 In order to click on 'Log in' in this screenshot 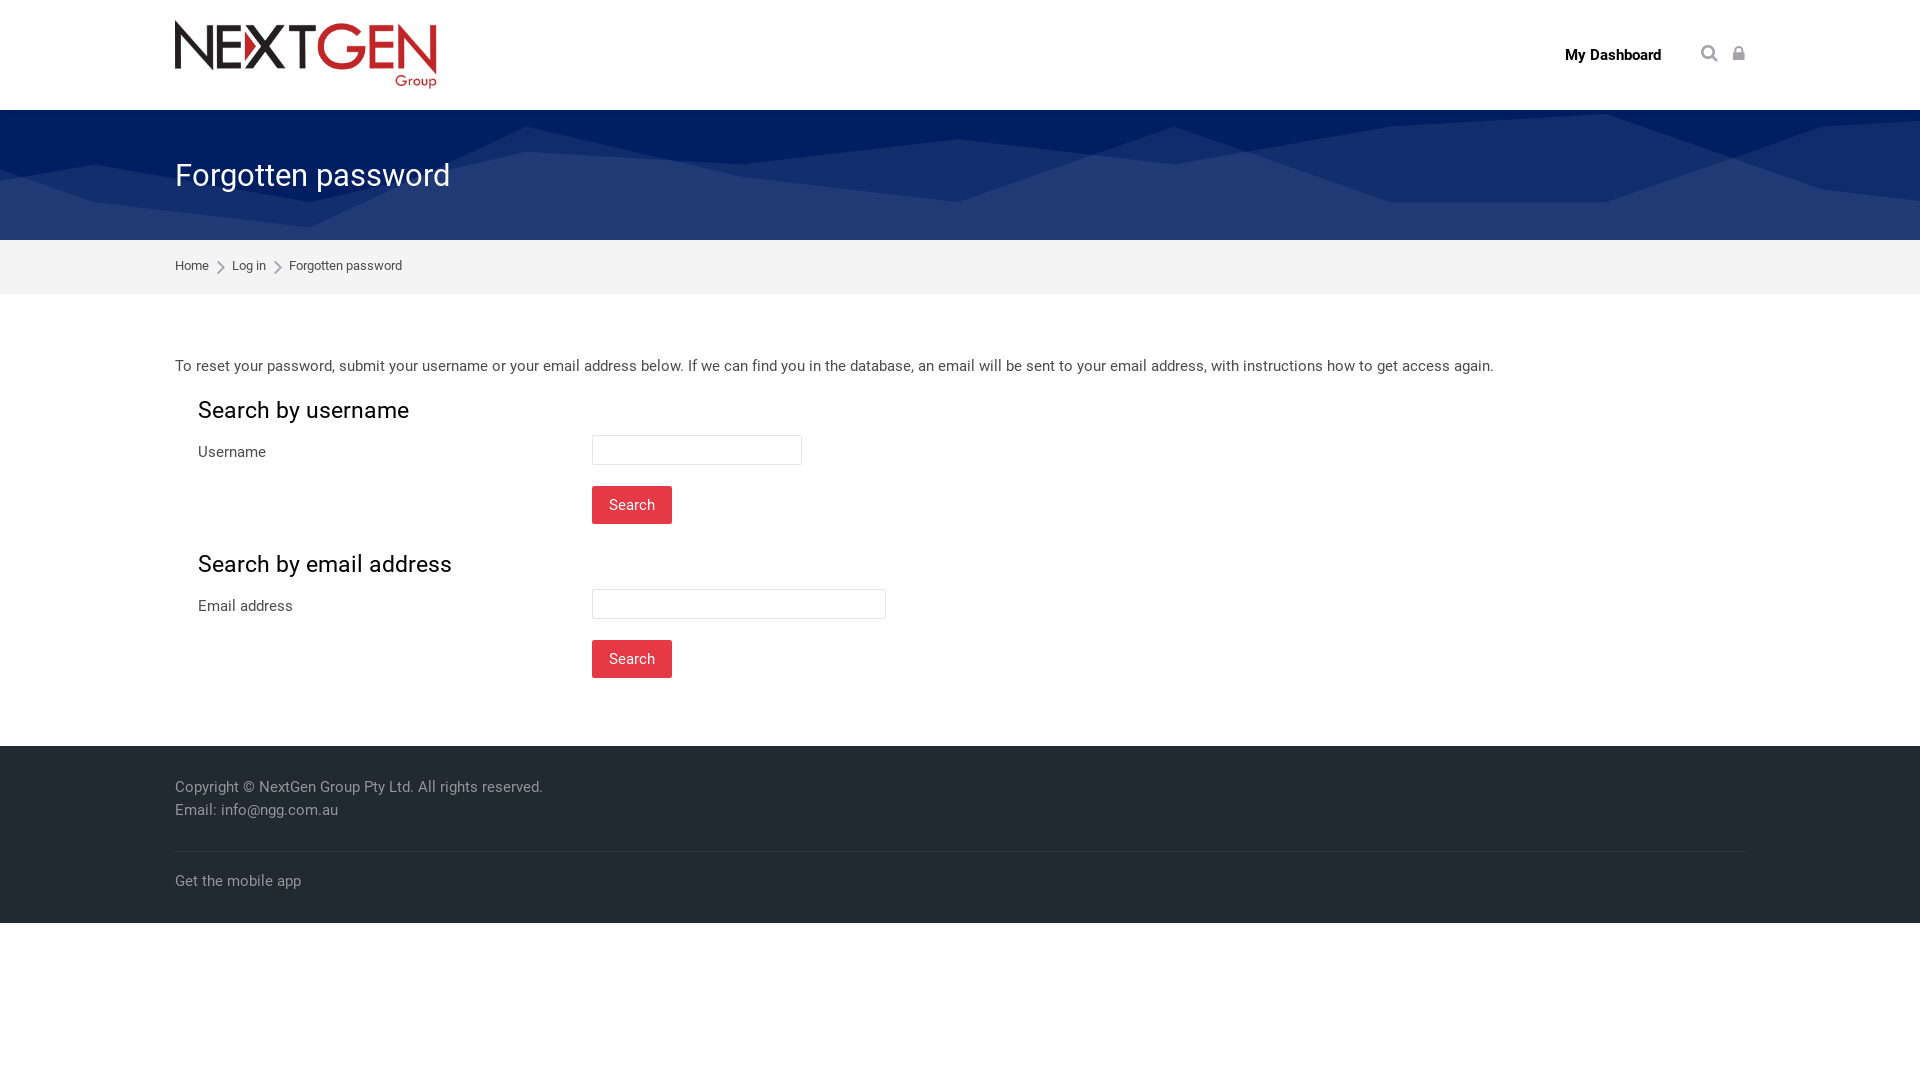, I will do `click(1737, 53)`.